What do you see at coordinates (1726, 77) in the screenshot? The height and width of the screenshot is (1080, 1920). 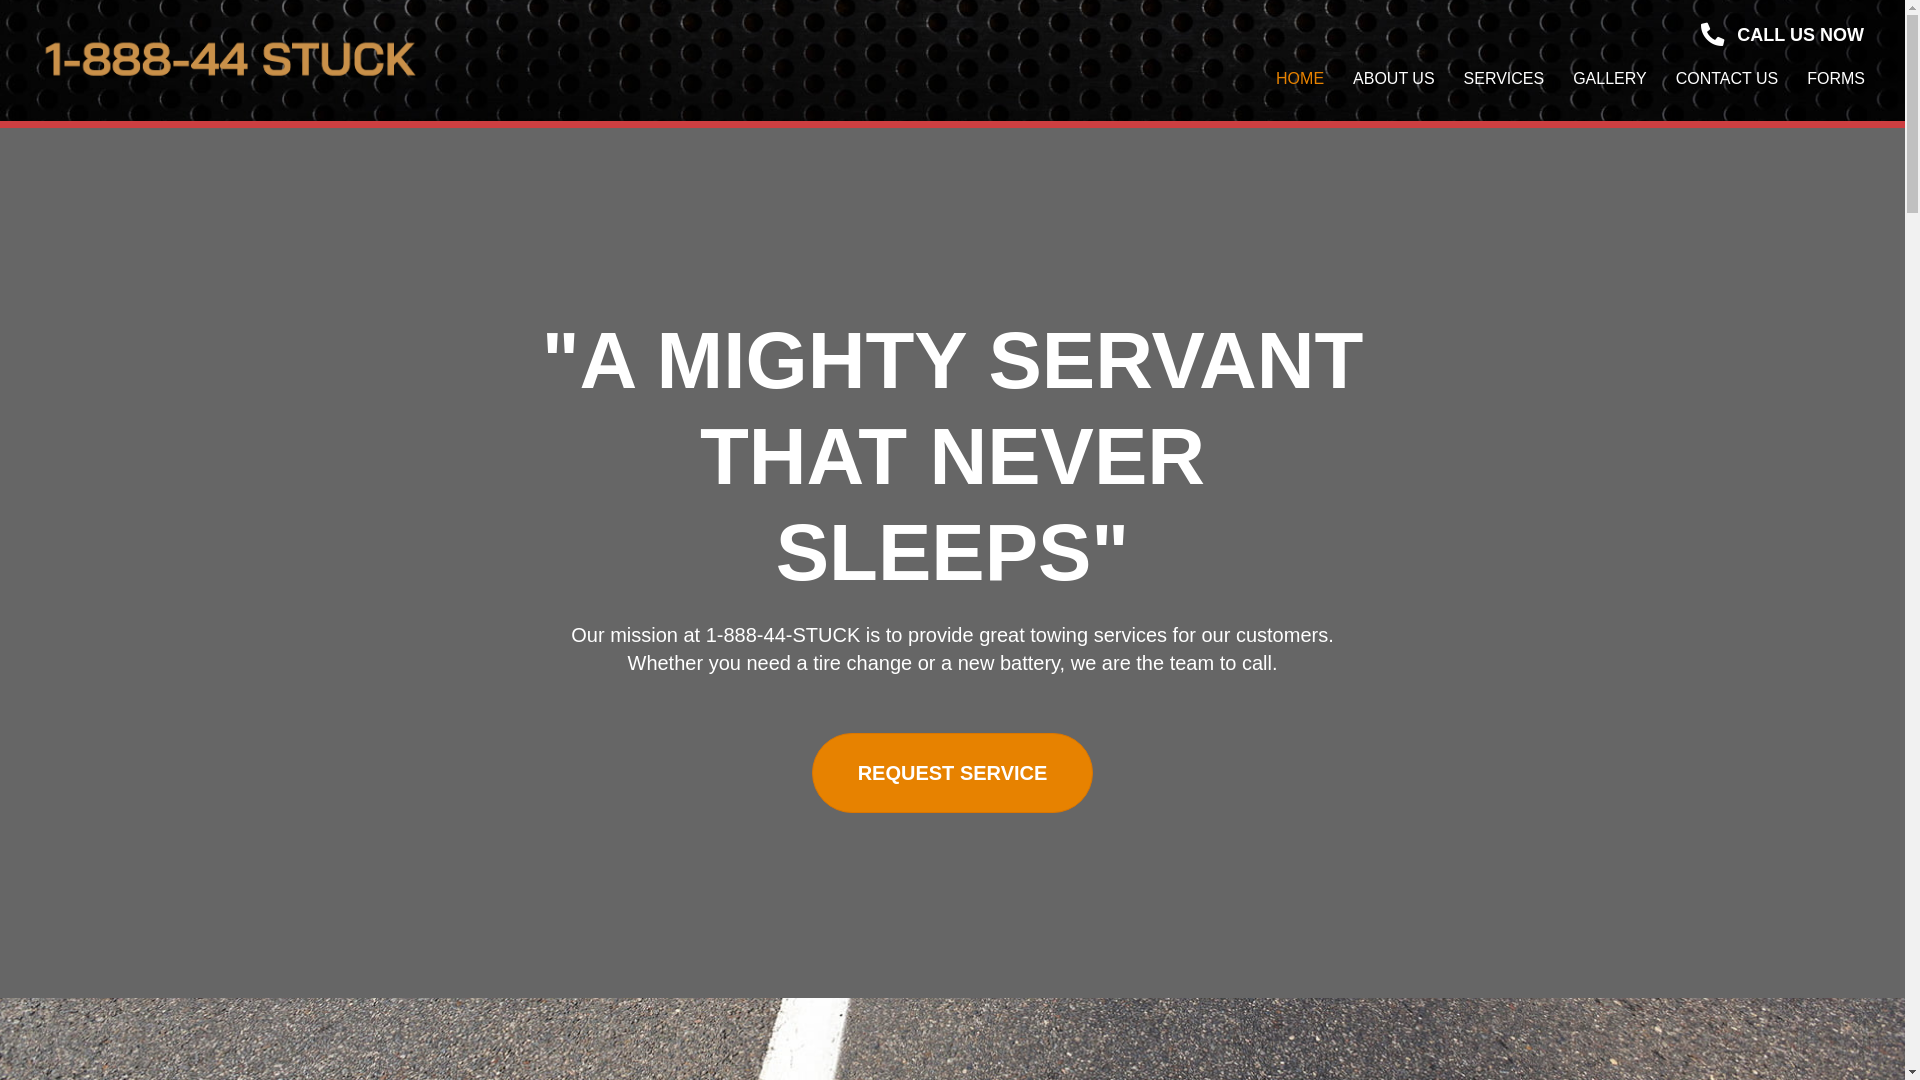 I see `'CONTACT US'` at bounding box center [1726, 77].